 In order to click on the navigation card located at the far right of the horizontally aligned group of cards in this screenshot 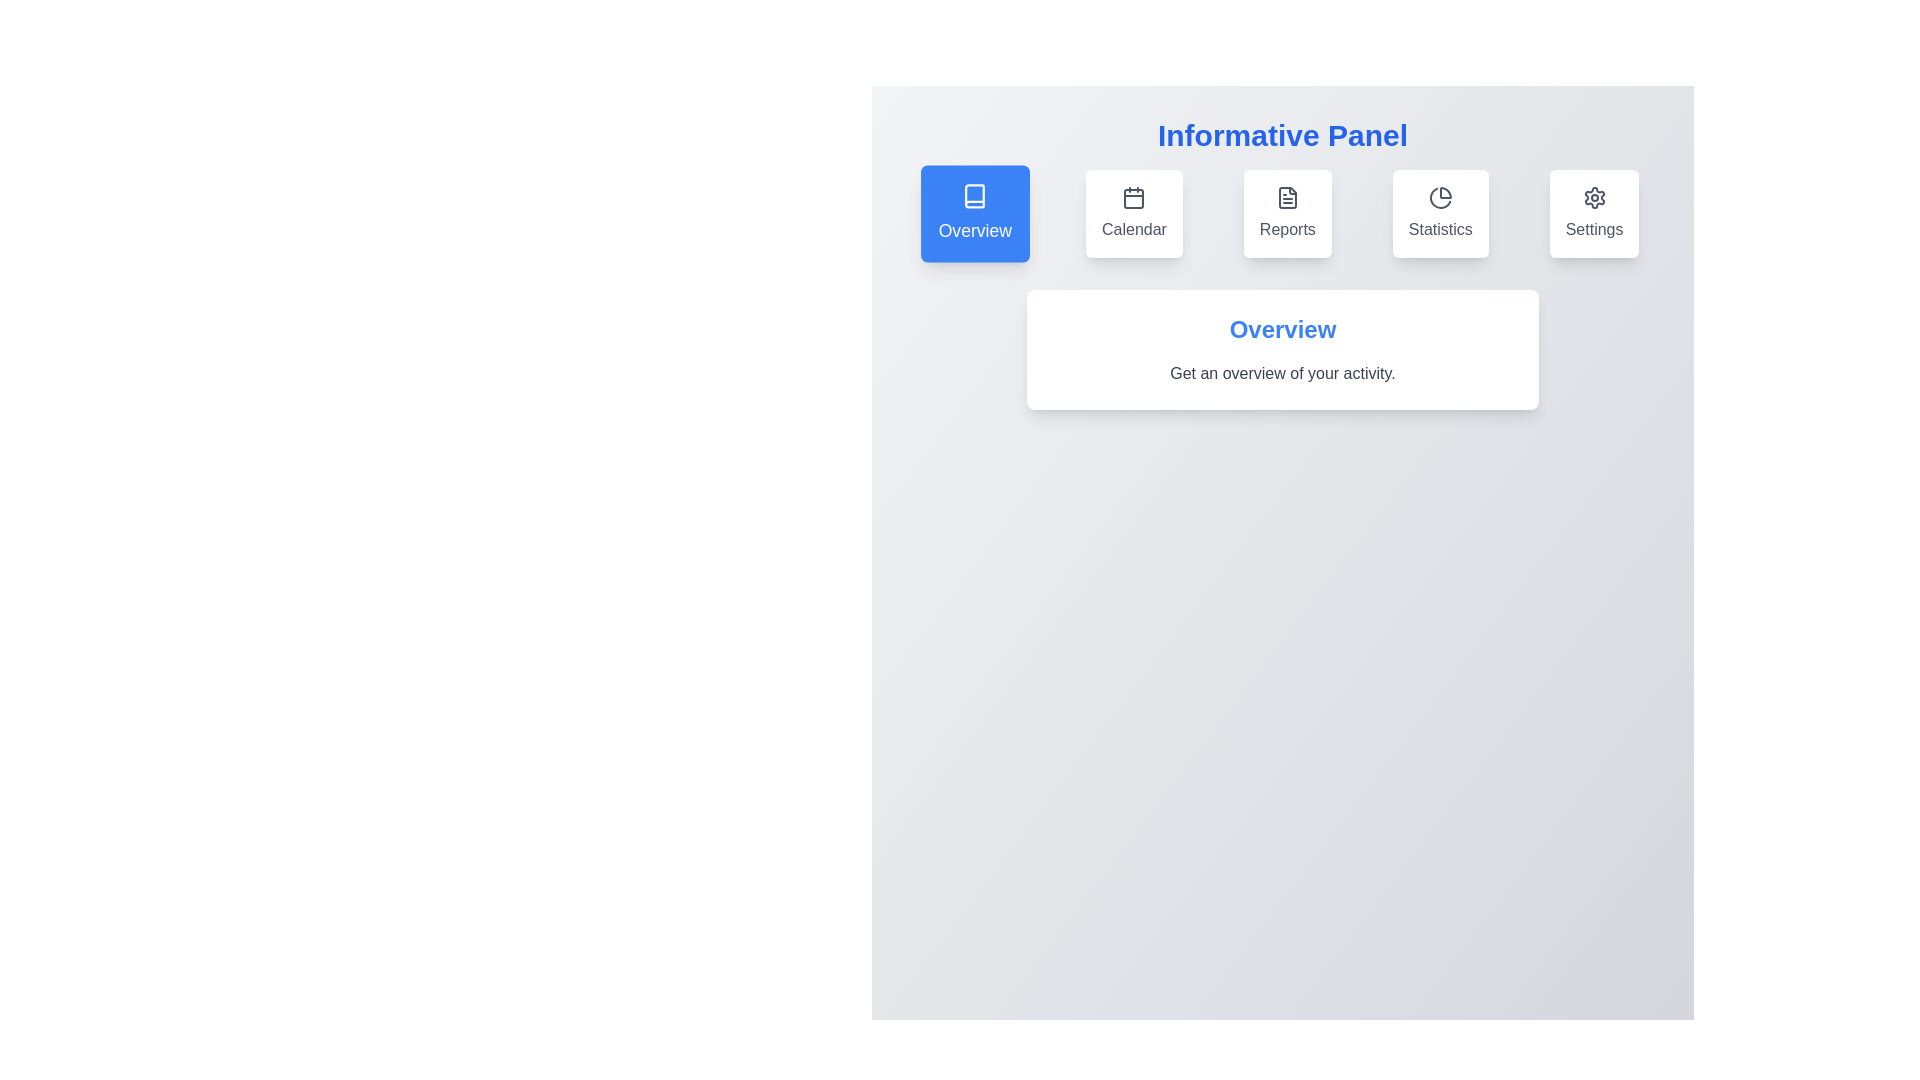, I will do `click(1593, 213)`.